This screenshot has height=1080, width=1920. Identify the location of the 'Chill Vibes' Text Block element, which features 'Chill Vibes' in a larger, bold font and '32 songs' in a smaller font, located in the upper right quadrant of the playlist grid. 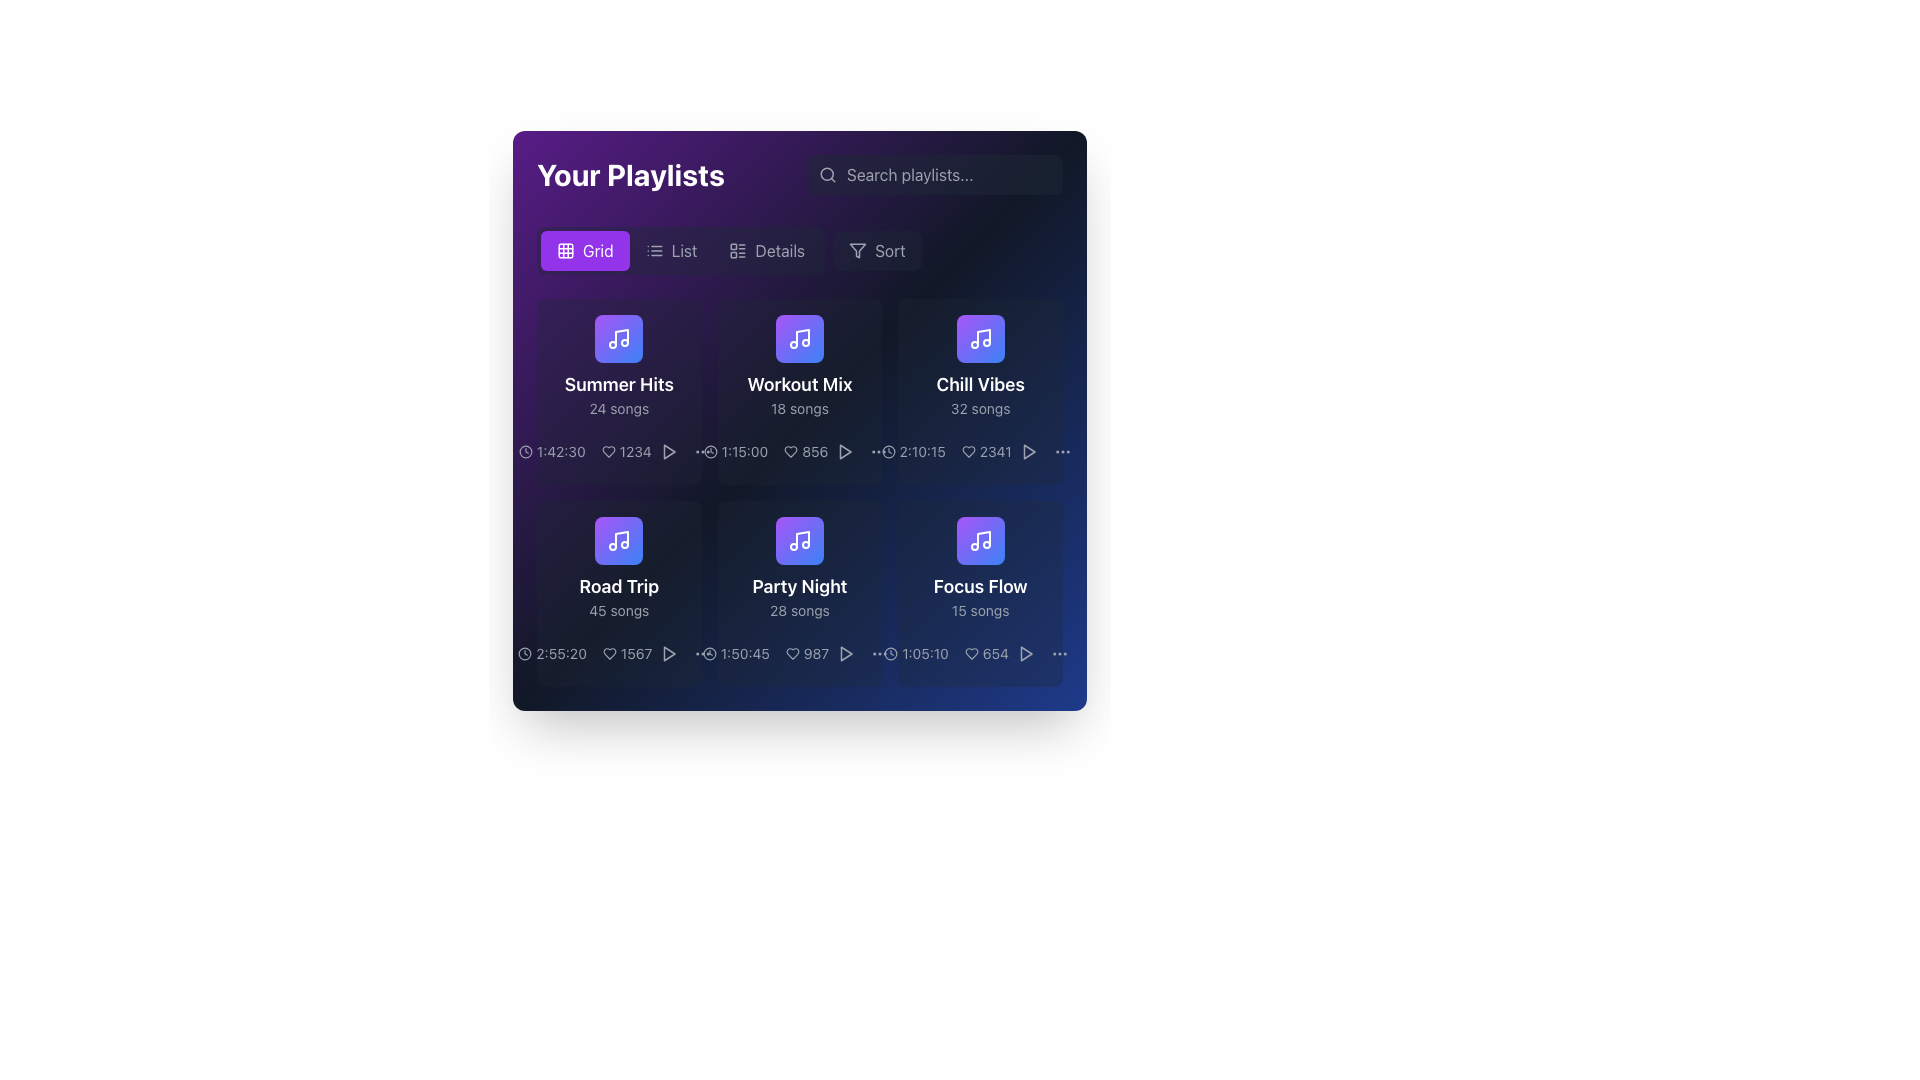
(980, 394).